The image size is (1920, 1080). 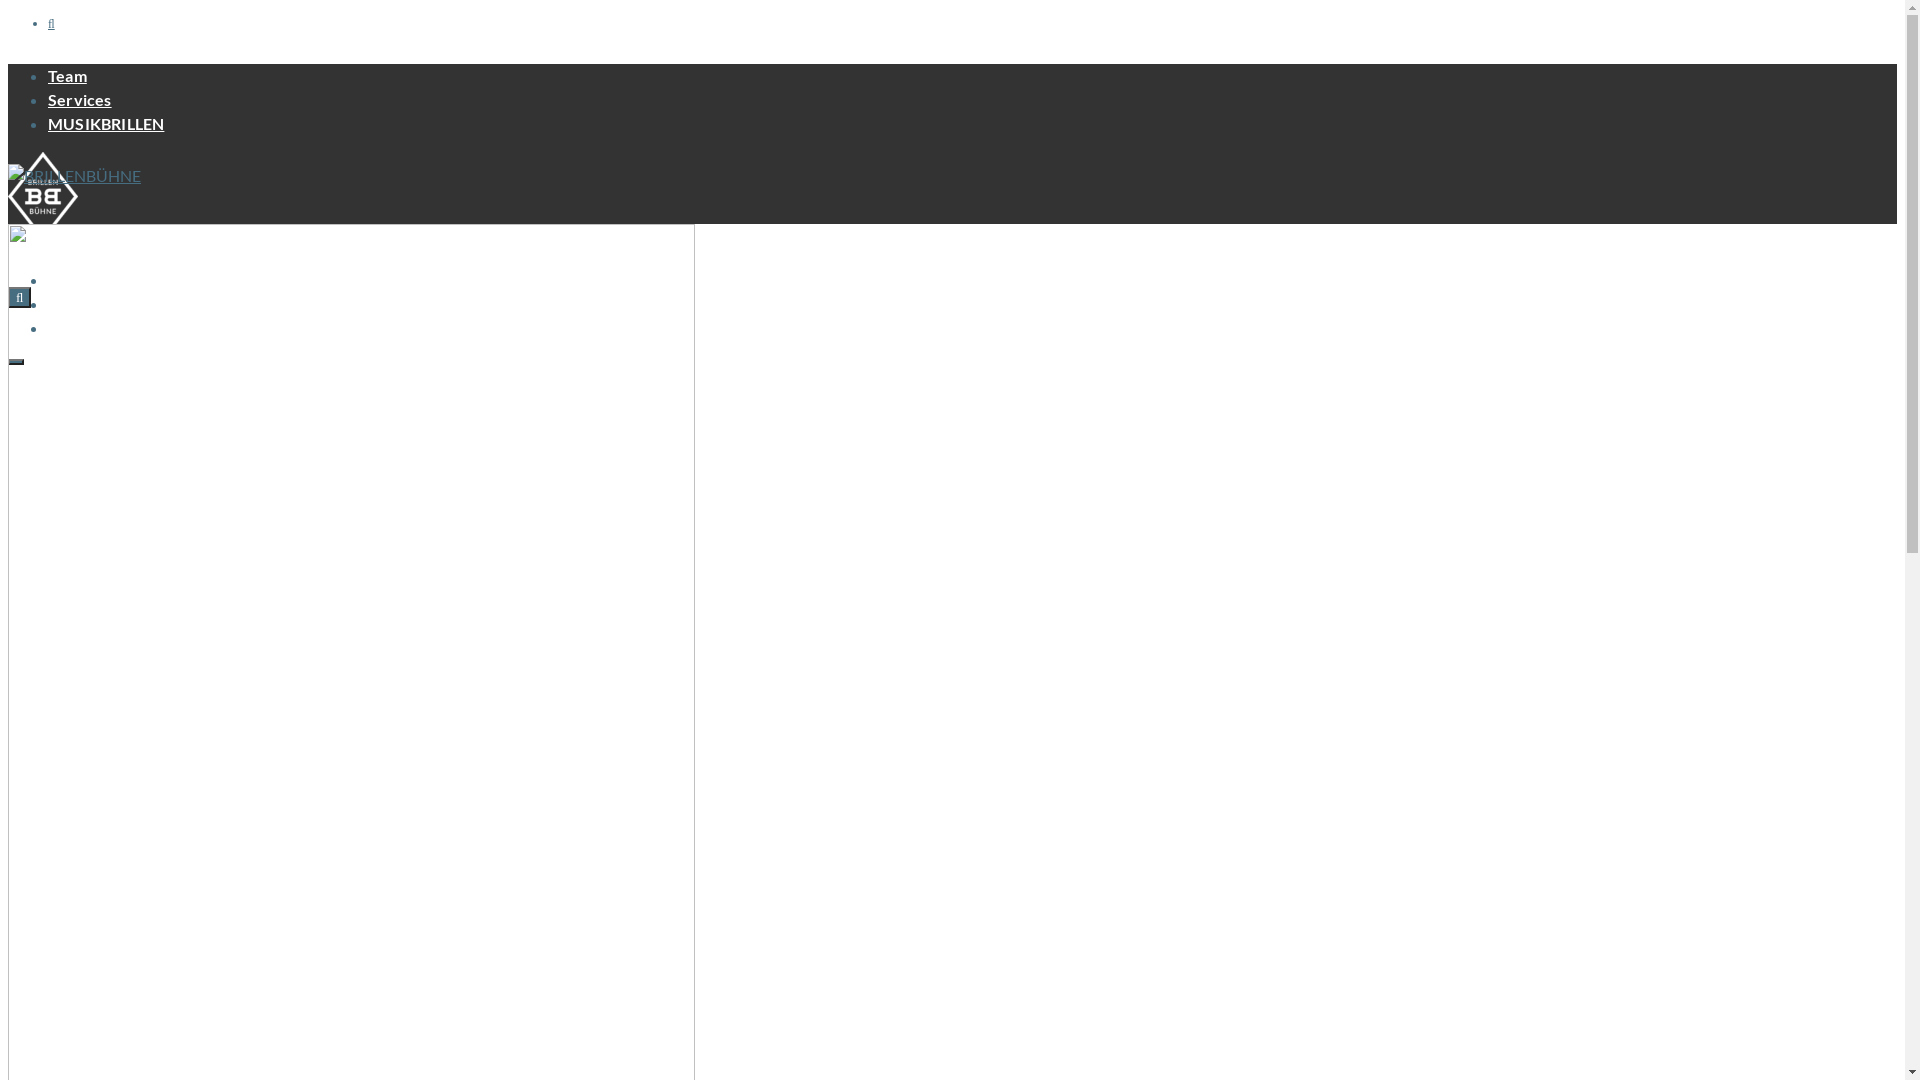 I want to click on 'Styles', so click(x=48, y=326).